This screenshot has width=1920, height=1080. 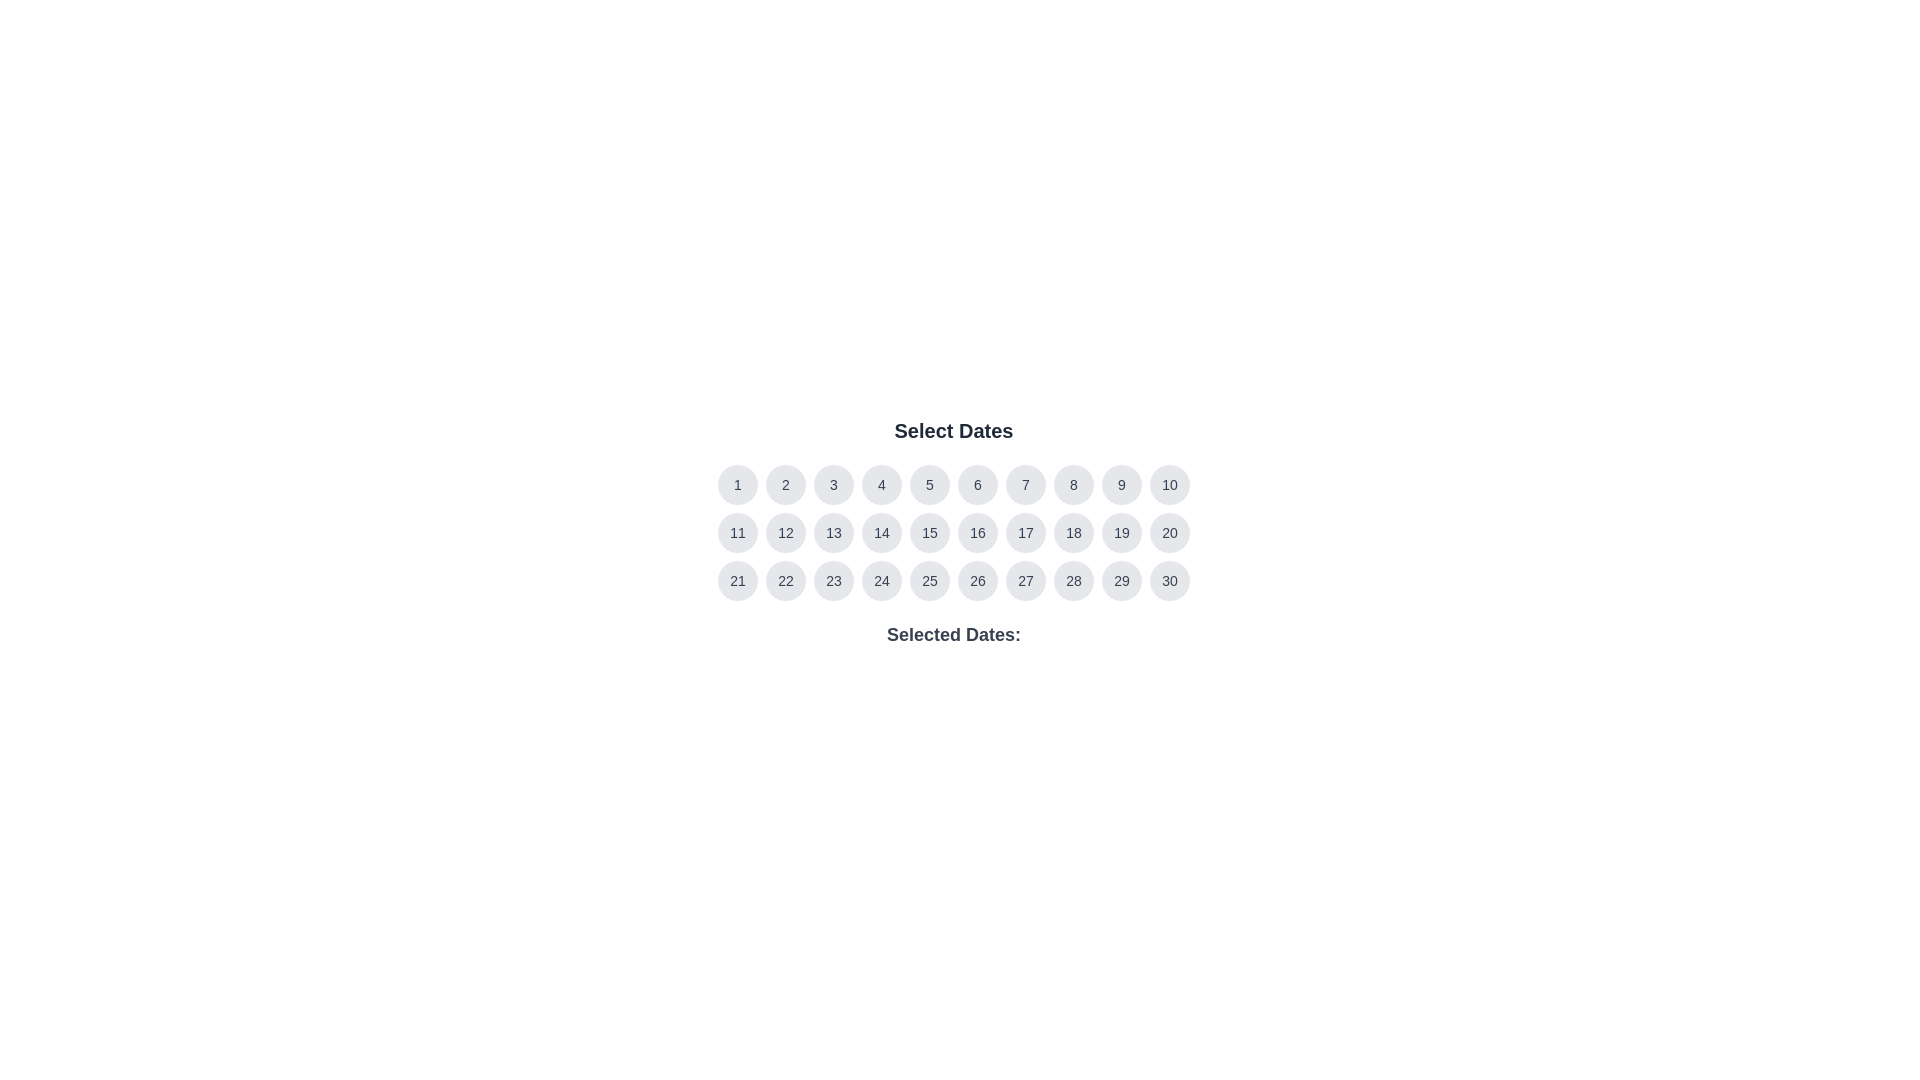 What do you see at coordinates (1073, 581) in the screenshot?
I see `the circular button displaying the number '28' in the bottom row of the calendar interface` at bounding box center [1073, 581].